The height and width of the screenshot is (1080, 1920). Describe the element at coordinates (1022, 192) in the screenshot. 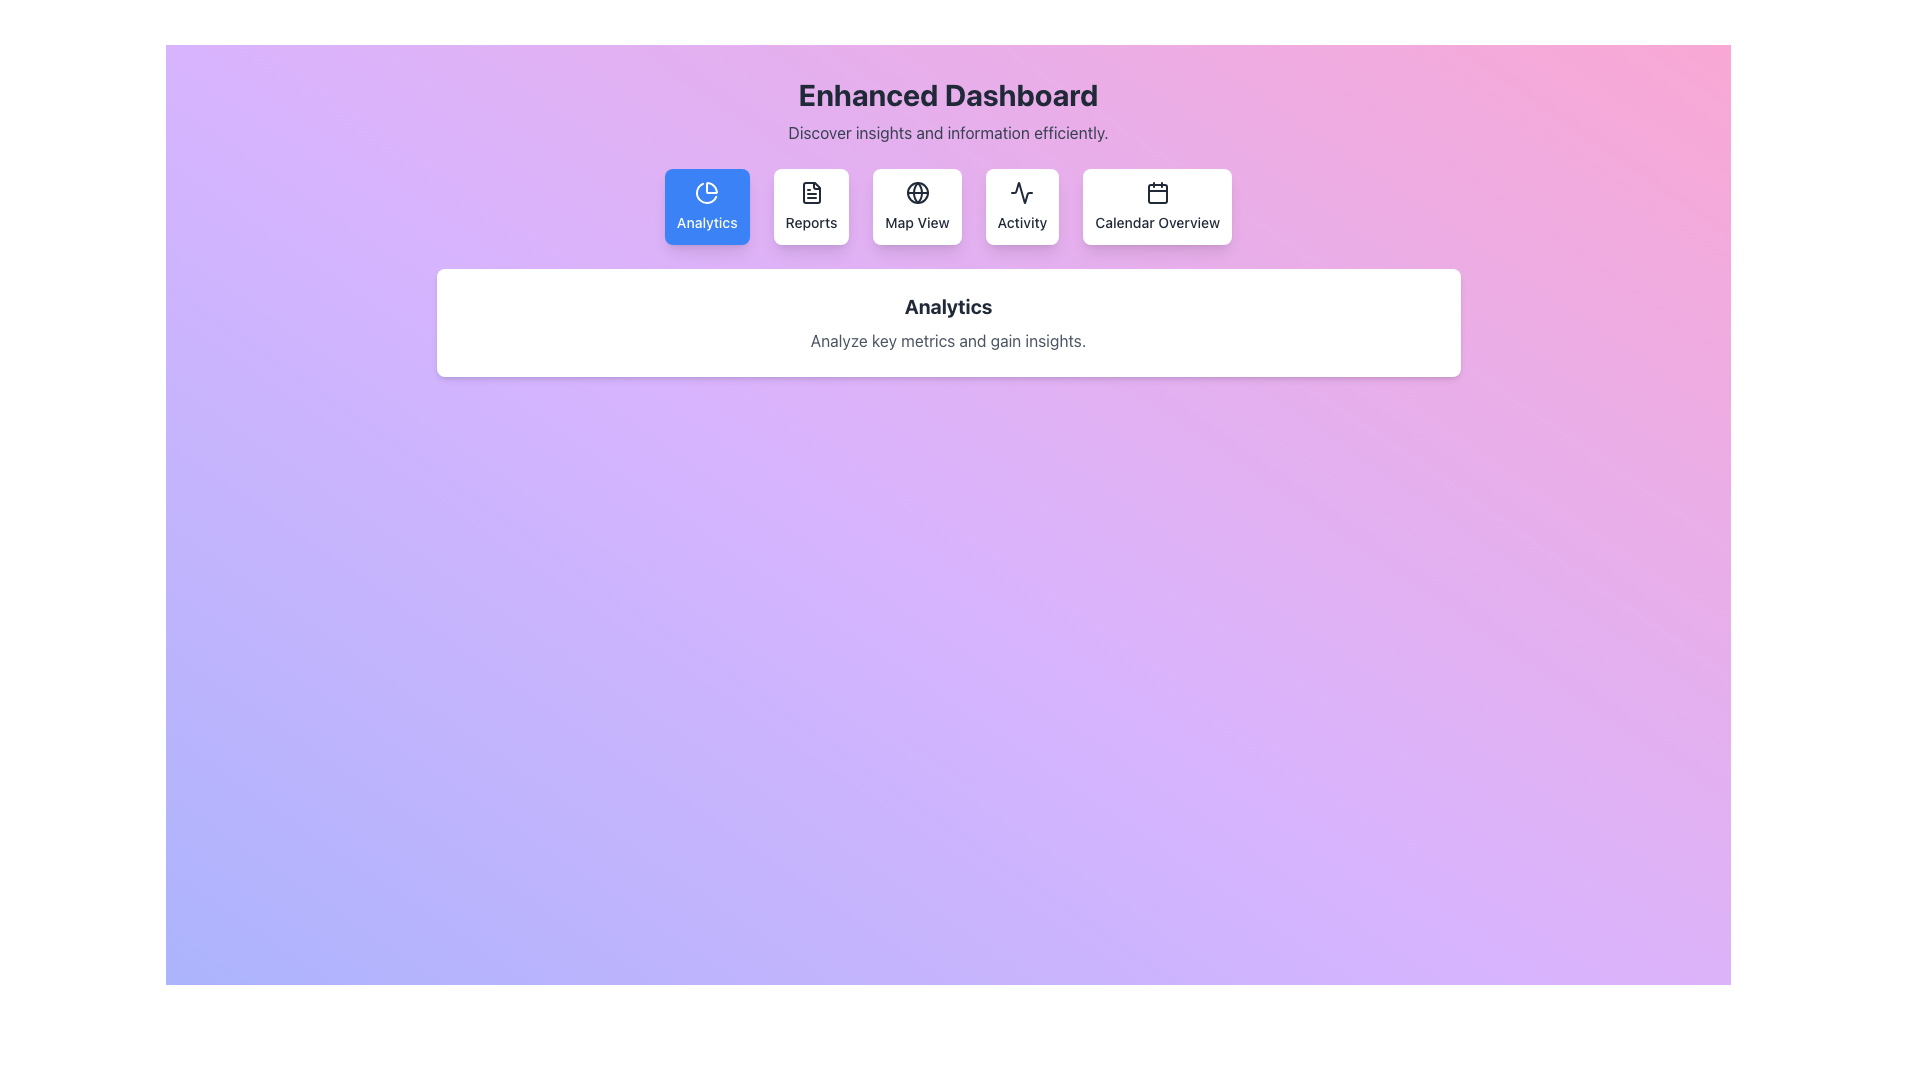

I see `the icon associated with the 'Activity' button located in the top central section of the interface, positioned above the text label 'Activity'` at that location.